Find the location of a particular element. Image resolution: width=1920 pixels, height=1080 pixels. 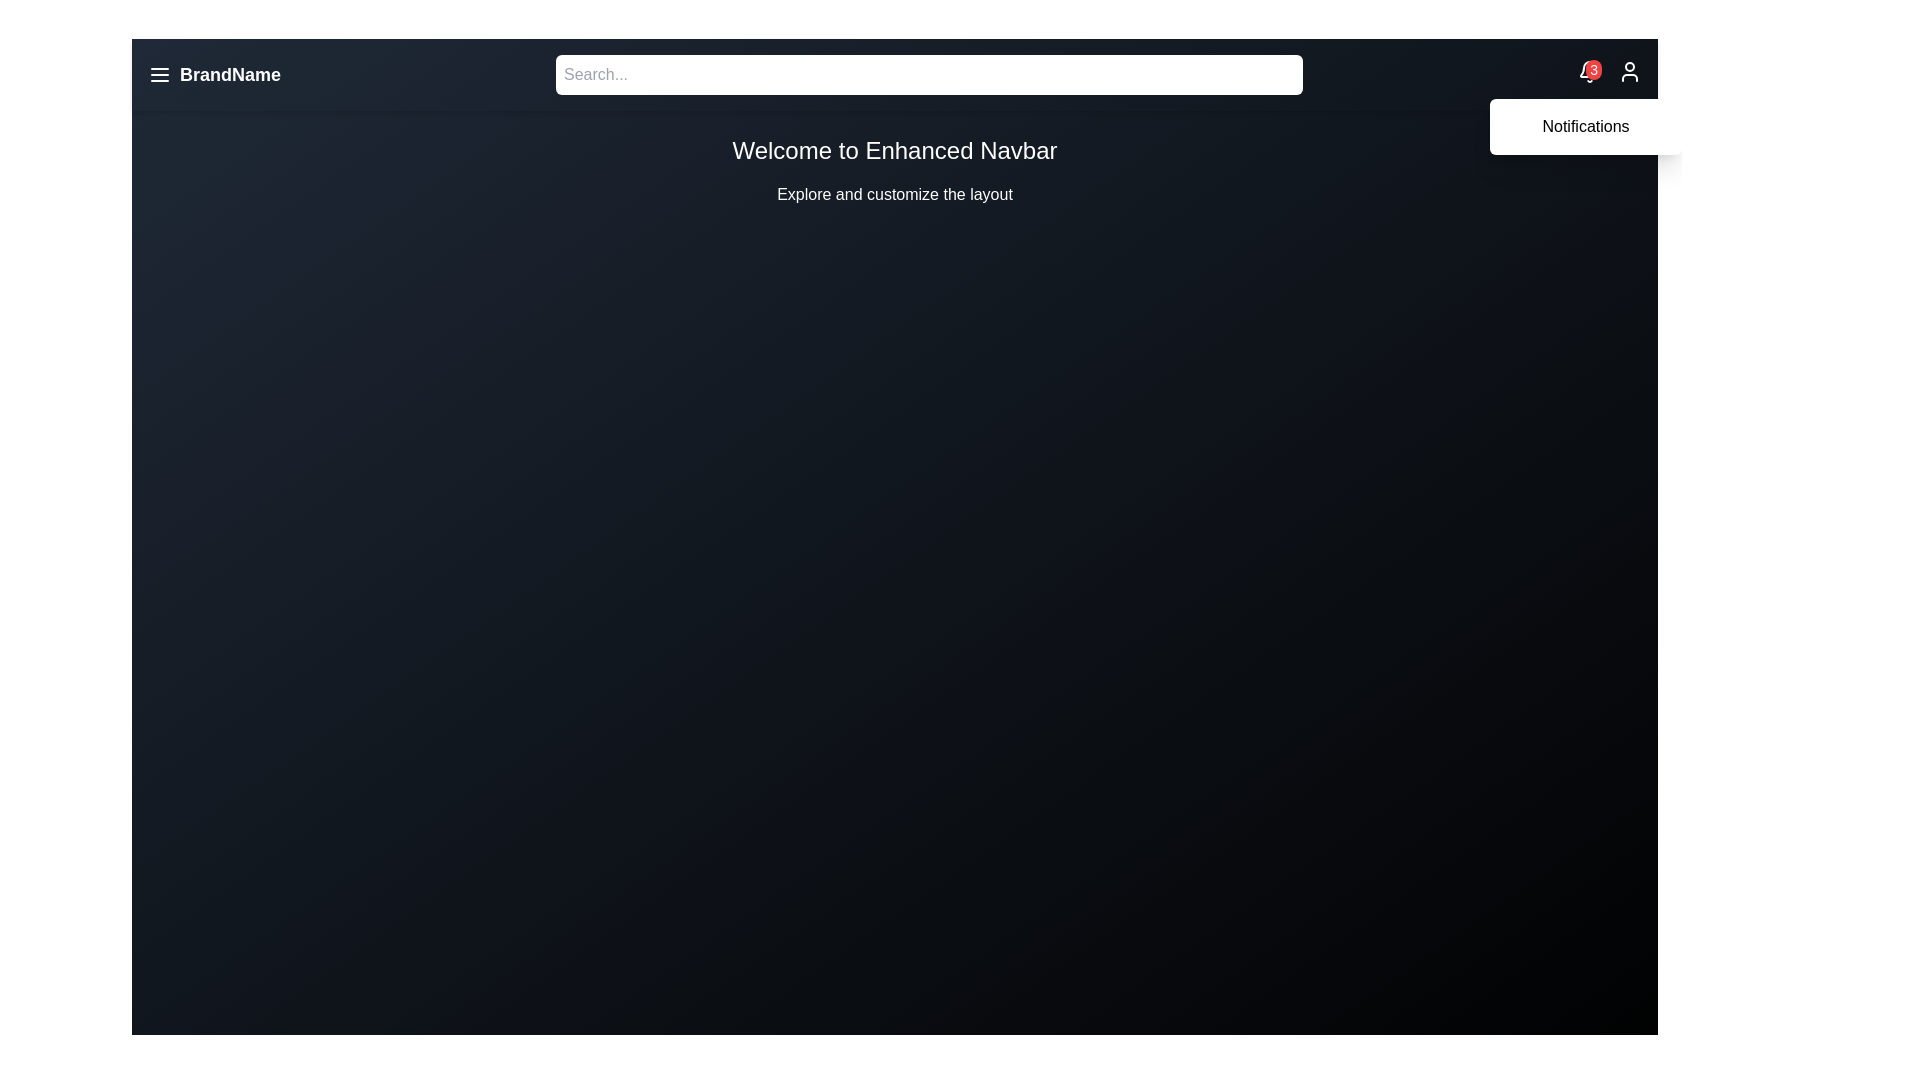

notification icon to toggle the notifications panel is located at coordinates (1588, 70).